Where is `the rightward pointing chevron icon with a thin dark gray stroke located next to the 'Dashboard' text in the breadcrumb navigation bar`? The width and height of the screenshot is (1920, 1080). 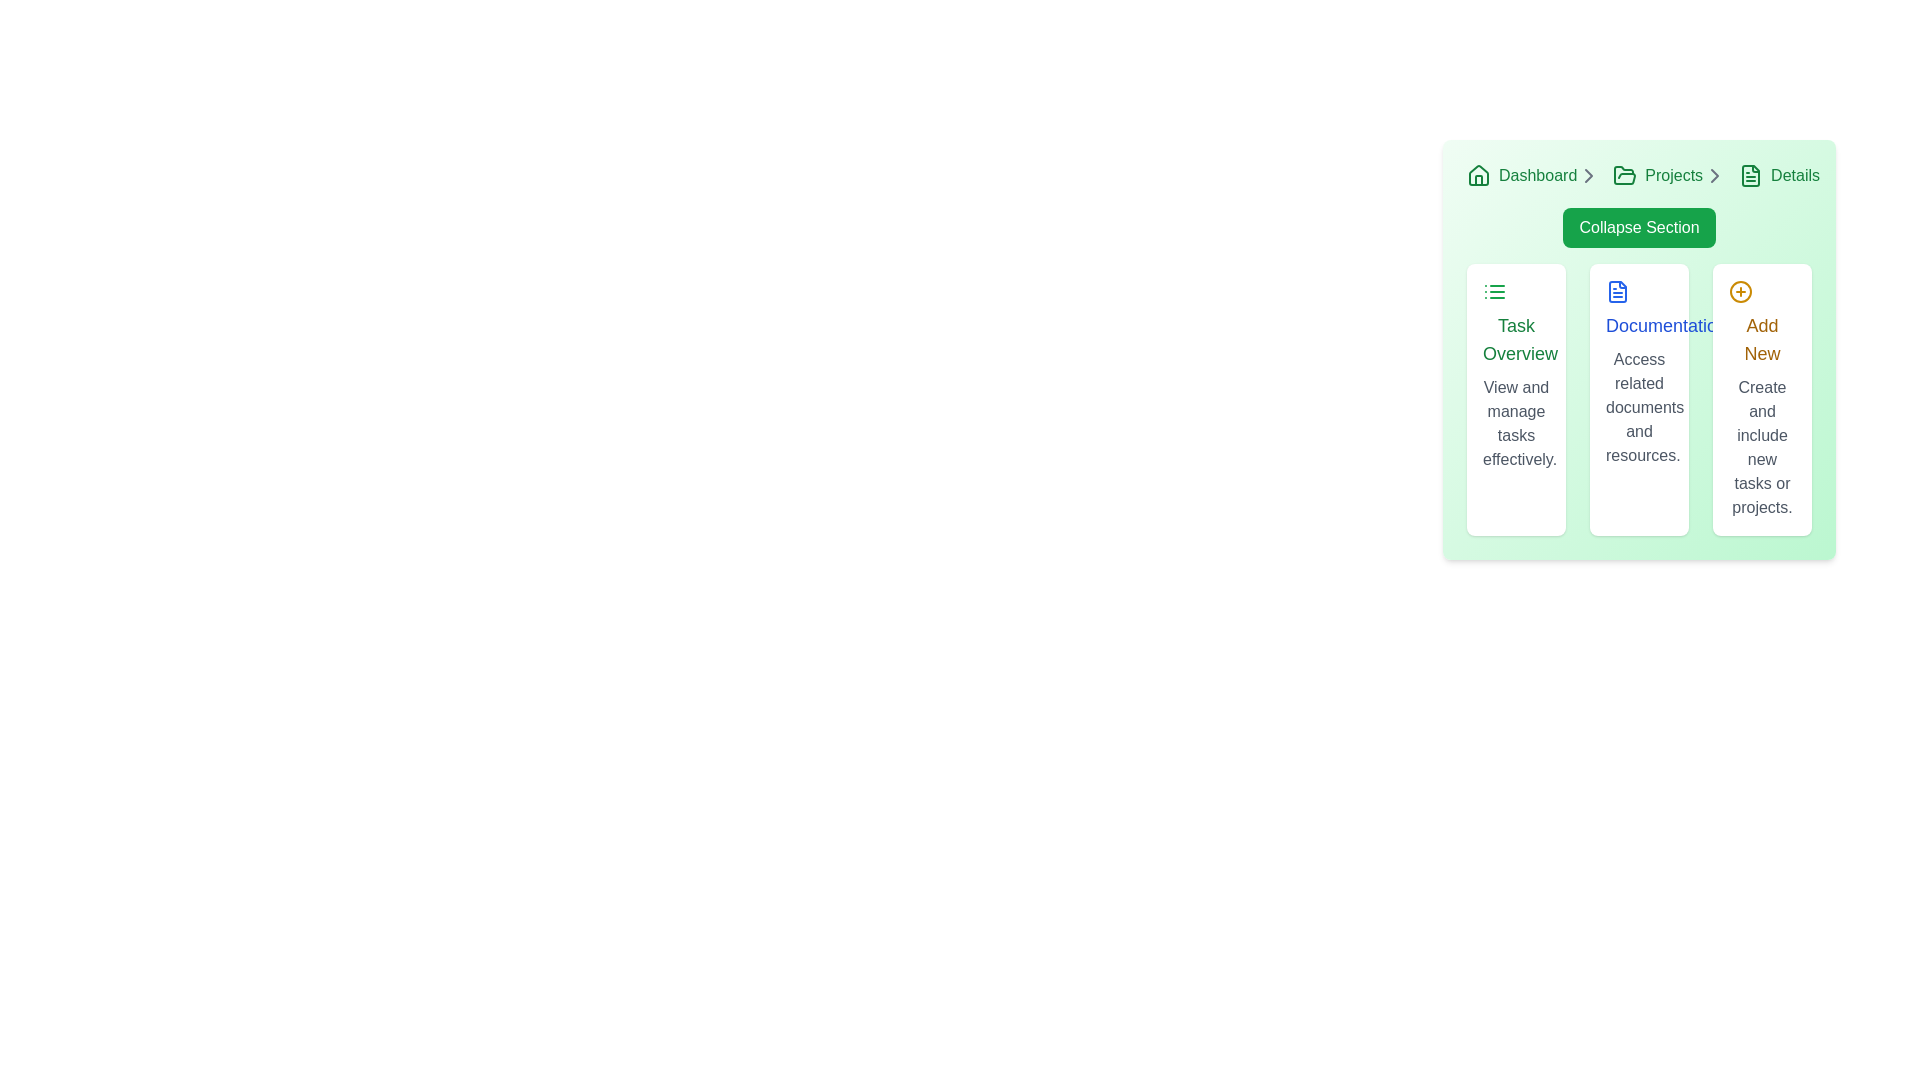
the rightward pointing chevron icon with a thin dark gray stroke located next to the 'Dashboard' text in the breadcrumb navigation bar is located at coordinates (1588, 175).